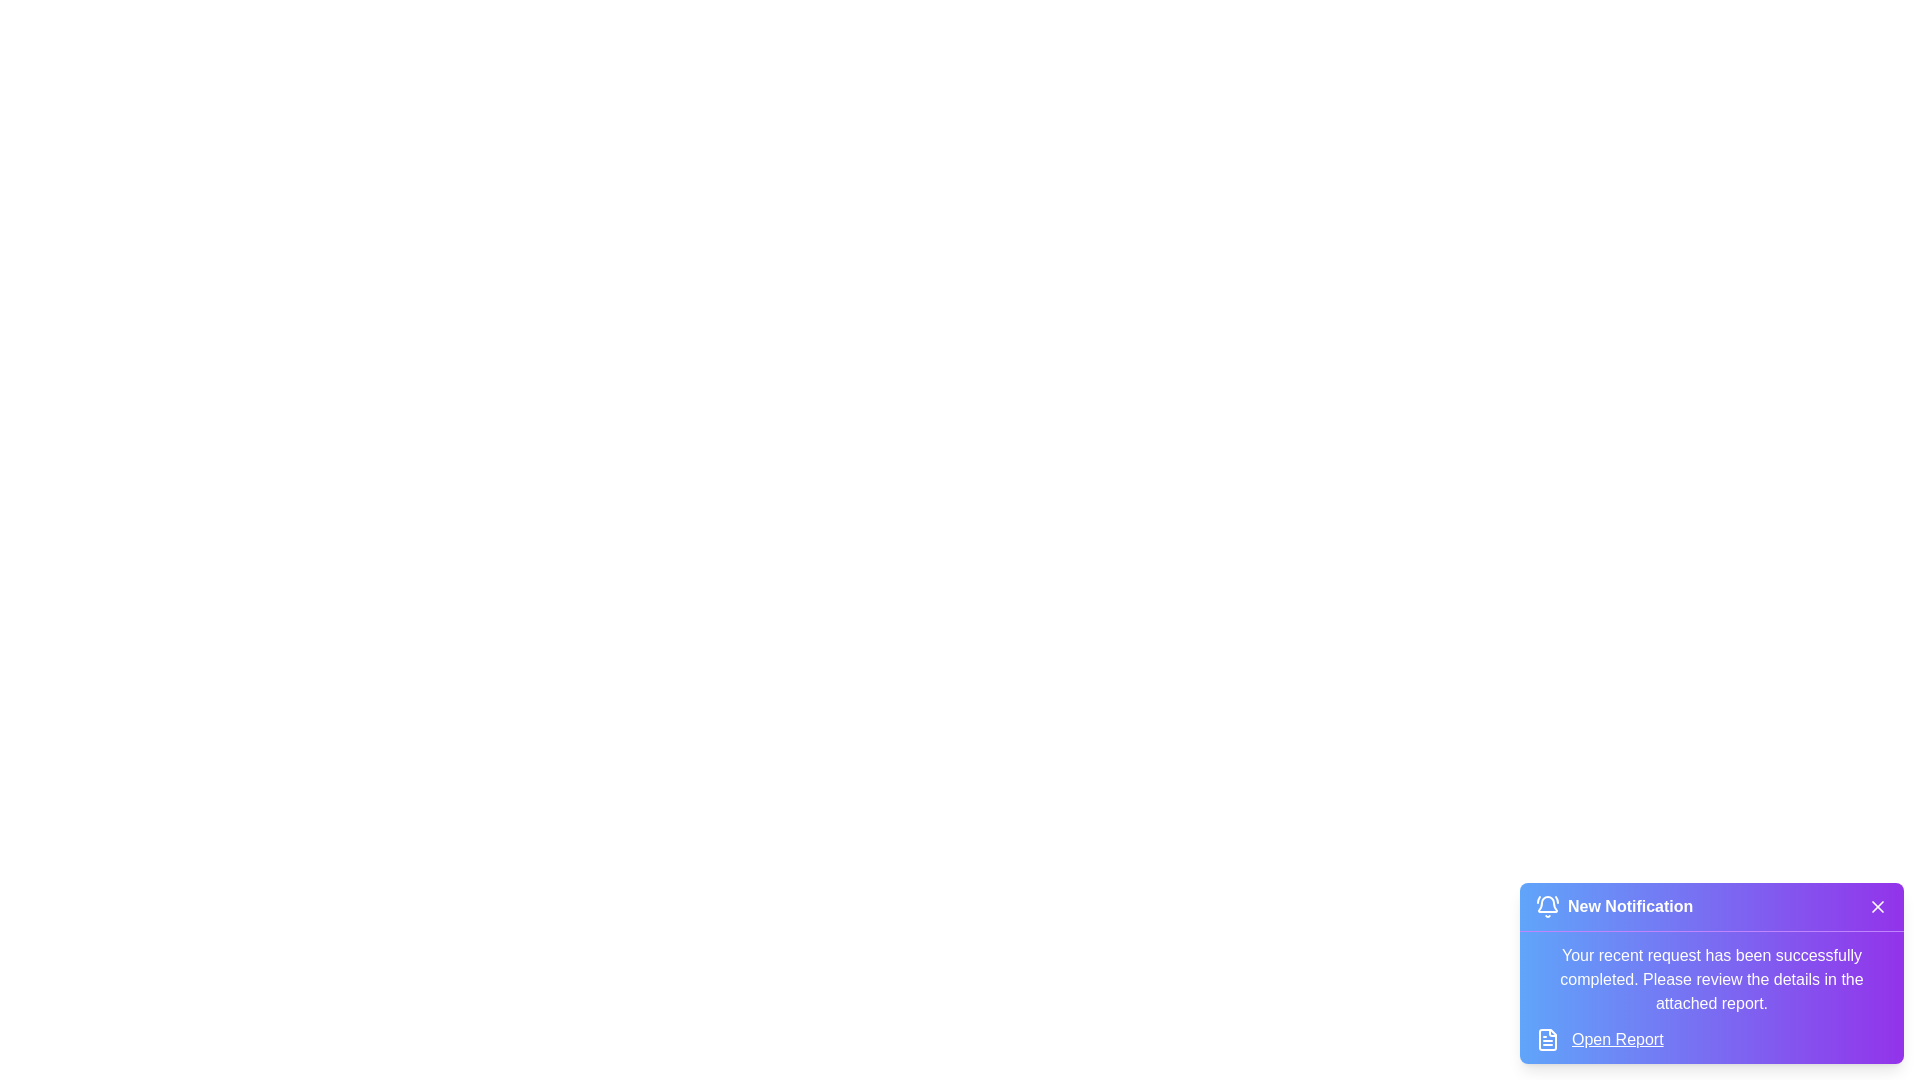 The height and width of the screenshot is (1080, 1920). What do you see at coordinates (1876, 906) in the screenshot?
I see `the 'X' button located in the upper right corner of the notification box` at bounding box center [1876, 906].